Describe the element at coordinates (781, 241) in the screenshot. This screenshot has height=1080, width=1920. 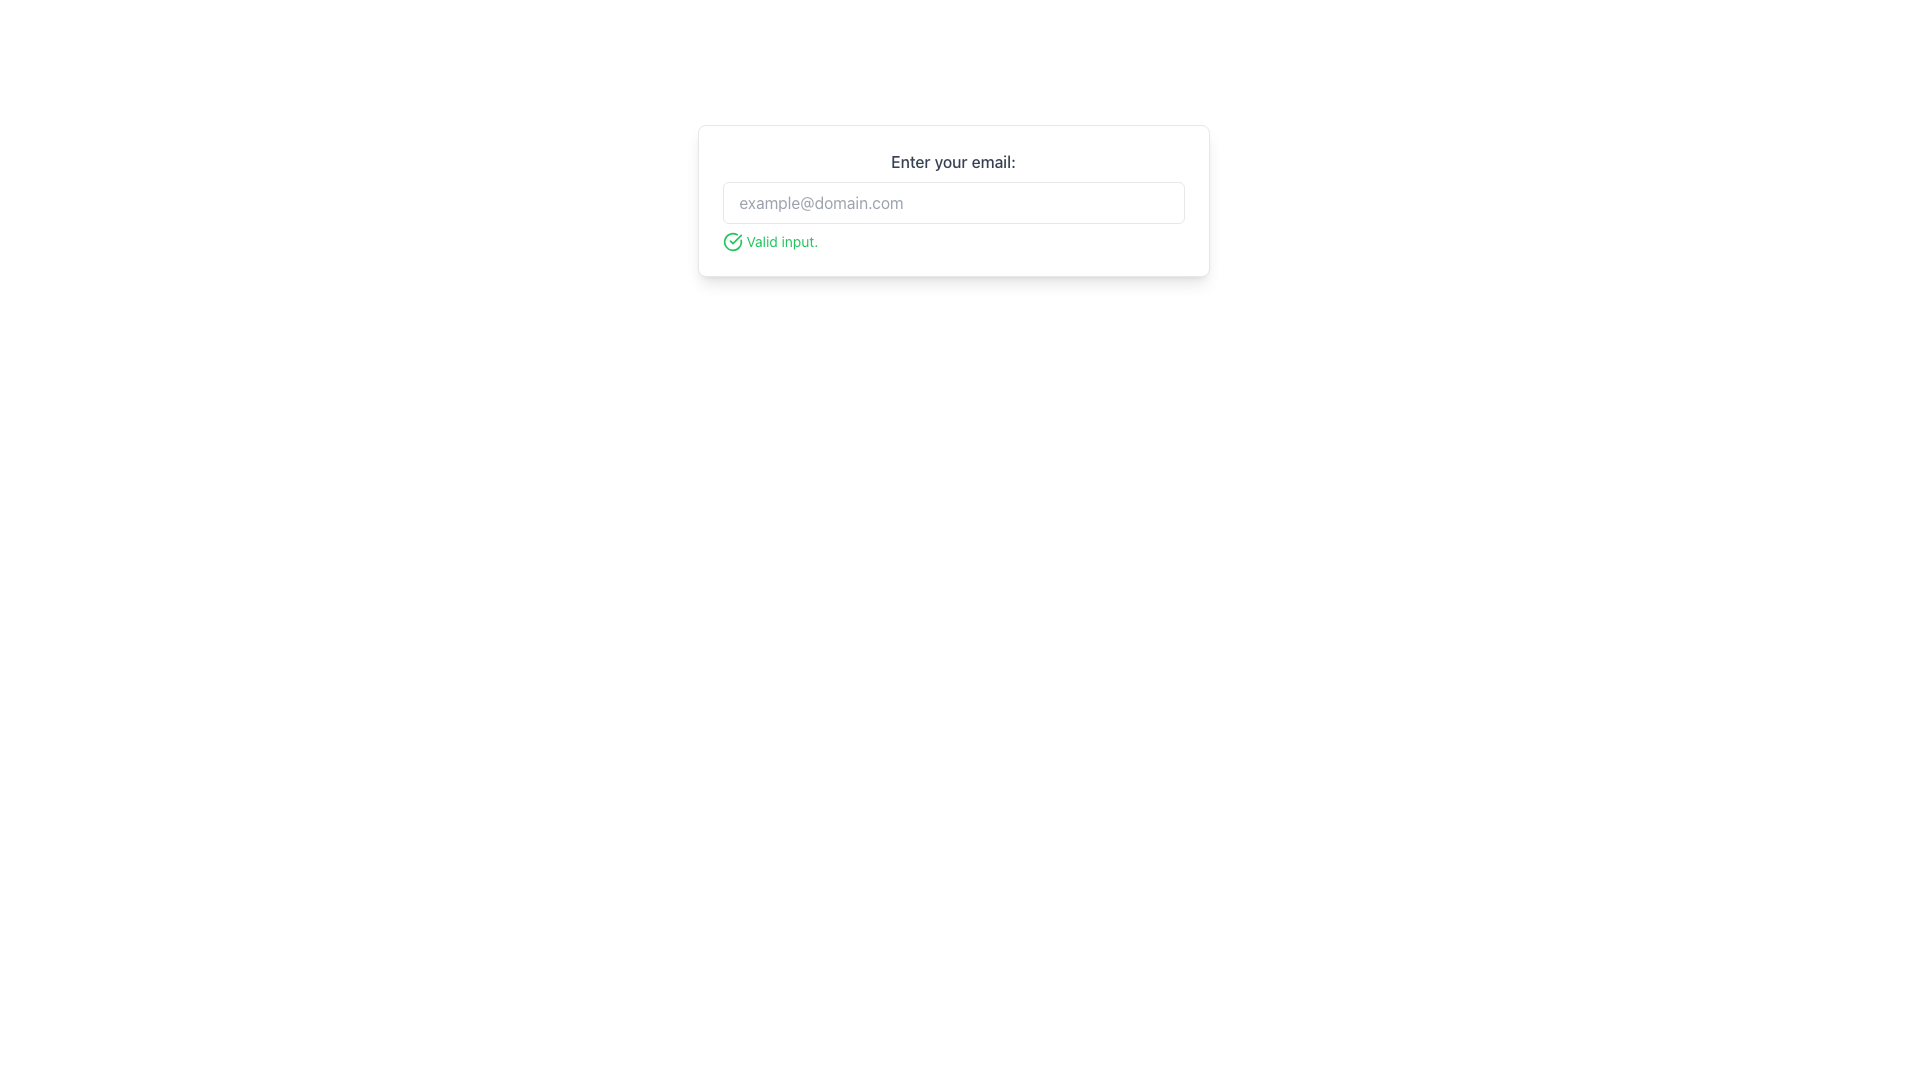
I see `the static text element displaying 'Valid input.' which indicates a valid input in the email field` at that location.